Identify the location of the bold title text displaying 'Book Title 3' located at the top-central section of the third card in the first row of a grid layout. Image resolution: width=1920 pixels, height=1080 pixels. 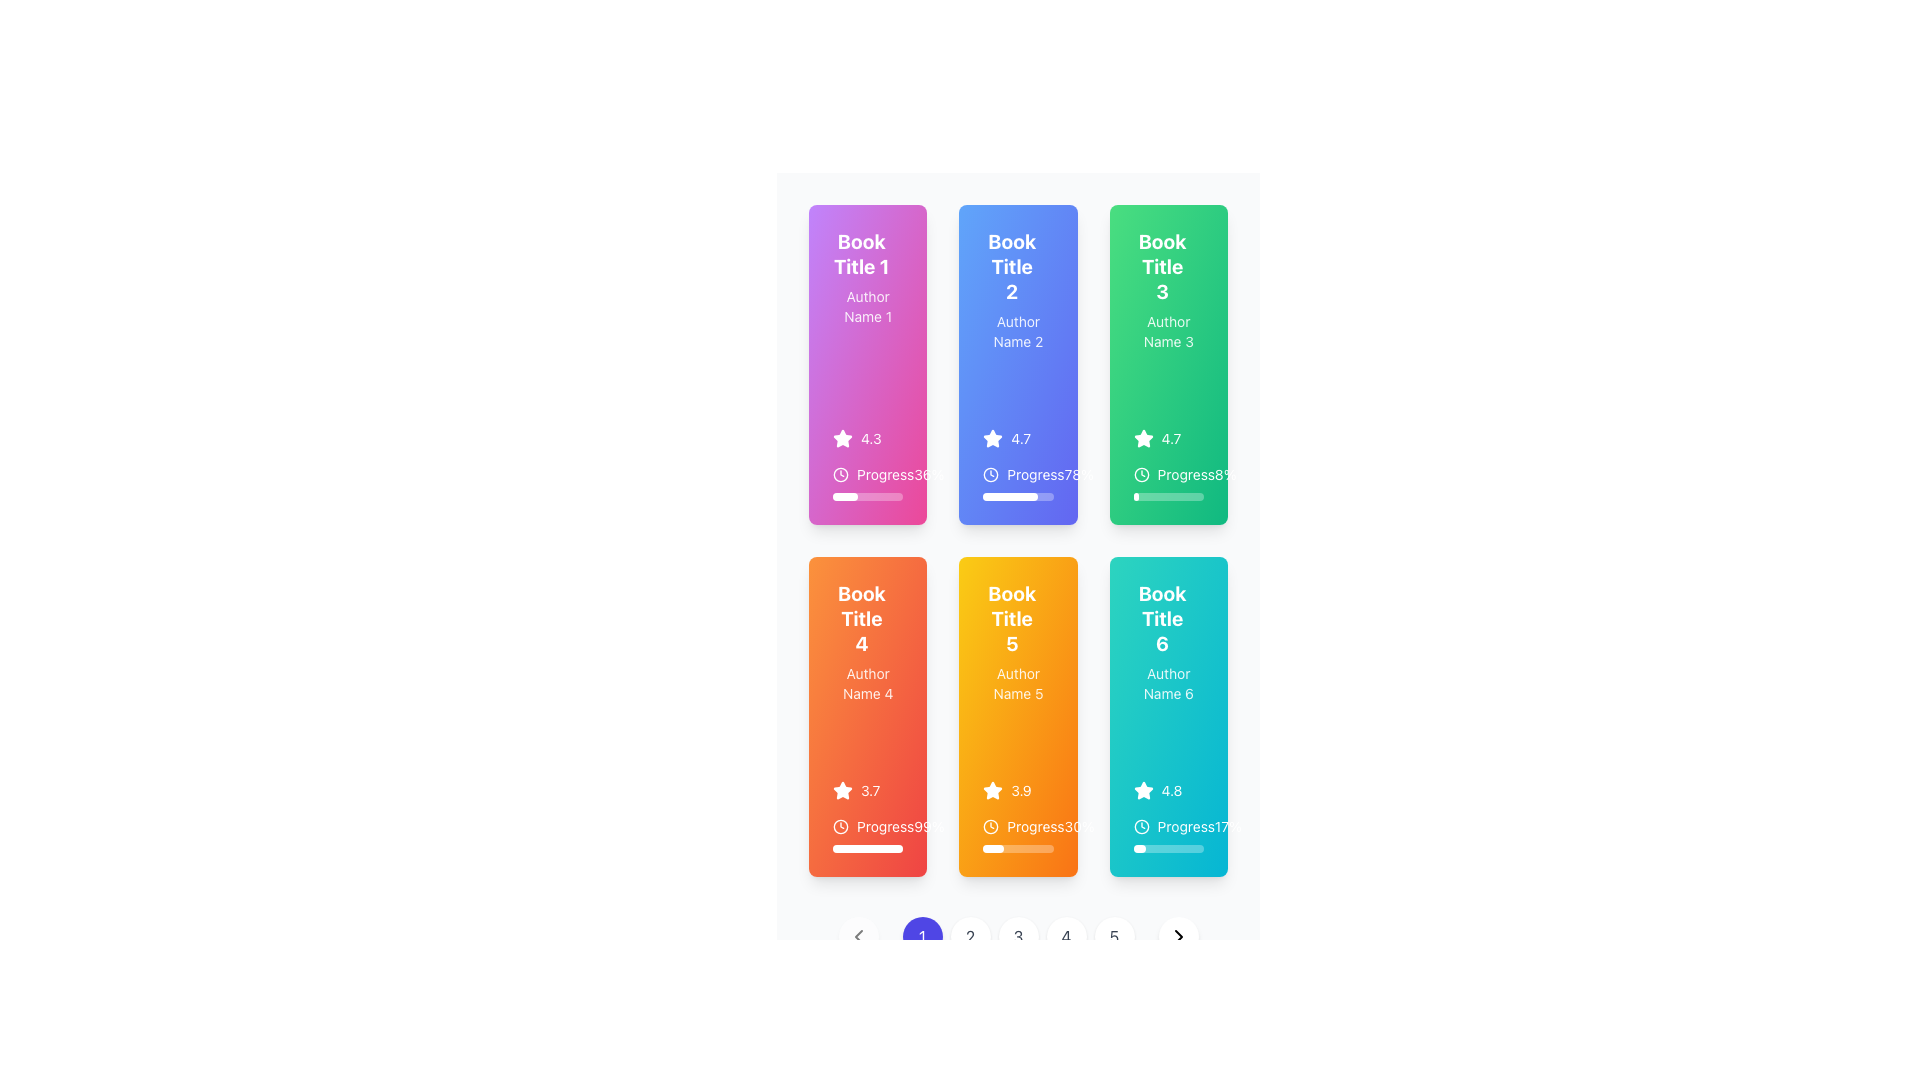
(1168, 270).